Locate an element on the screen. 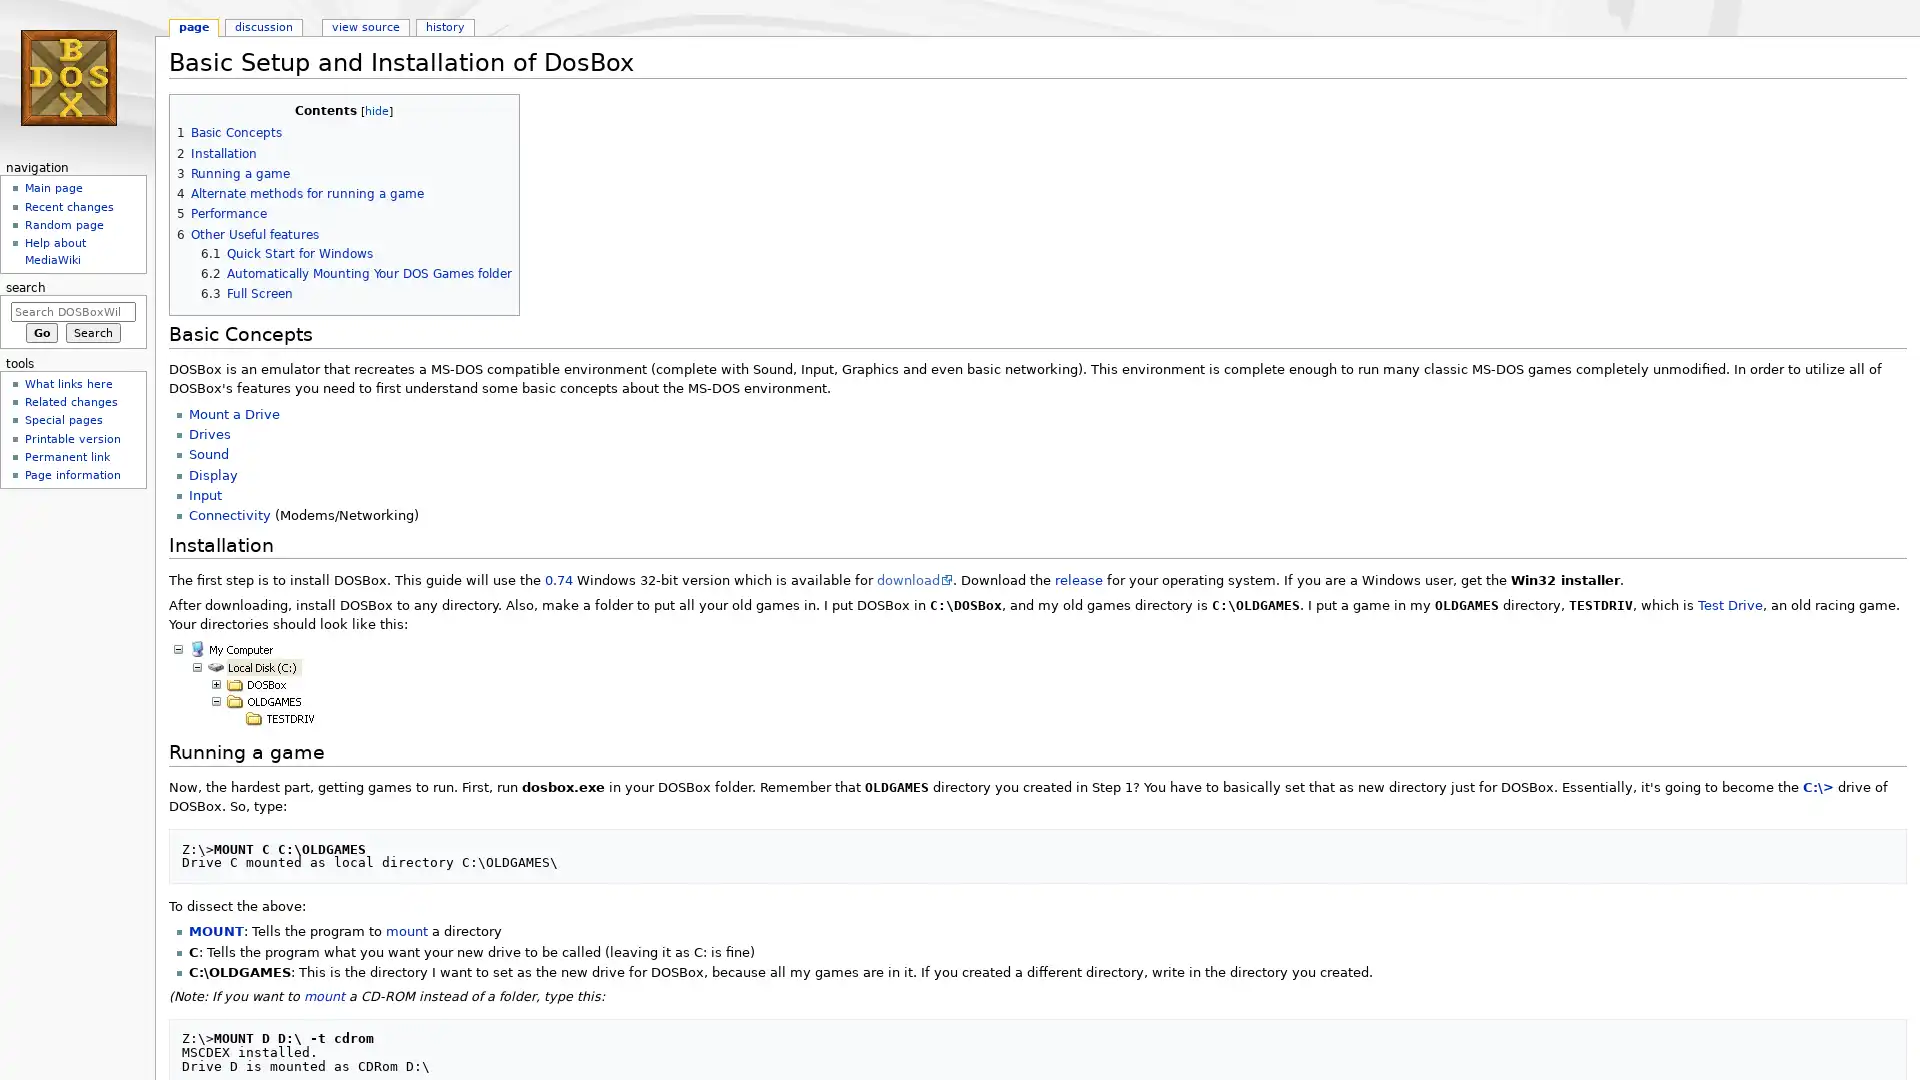  Go is located at coordinates (41, 331).